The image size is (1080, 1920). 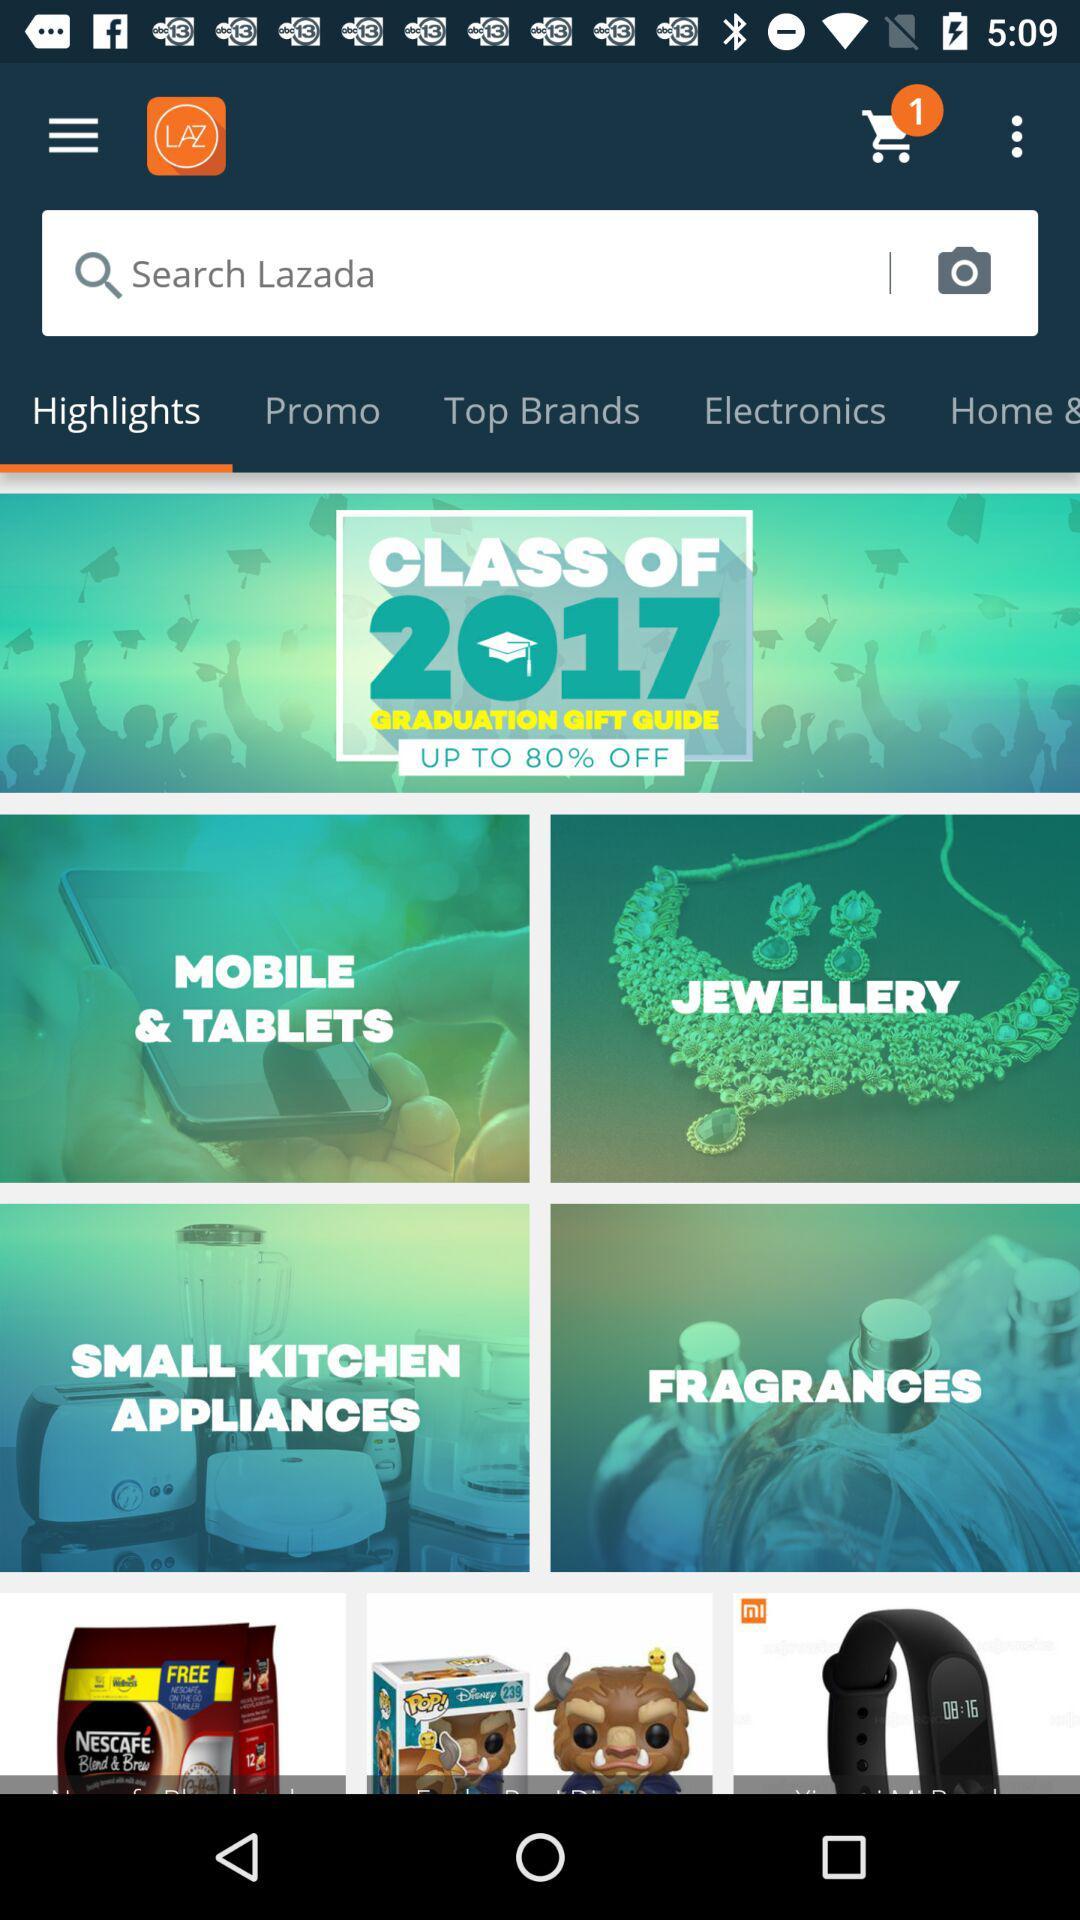 What do you see at coordinates (72, 135) in the screenshot?
I see `menu` at bounding box center [72, 135].